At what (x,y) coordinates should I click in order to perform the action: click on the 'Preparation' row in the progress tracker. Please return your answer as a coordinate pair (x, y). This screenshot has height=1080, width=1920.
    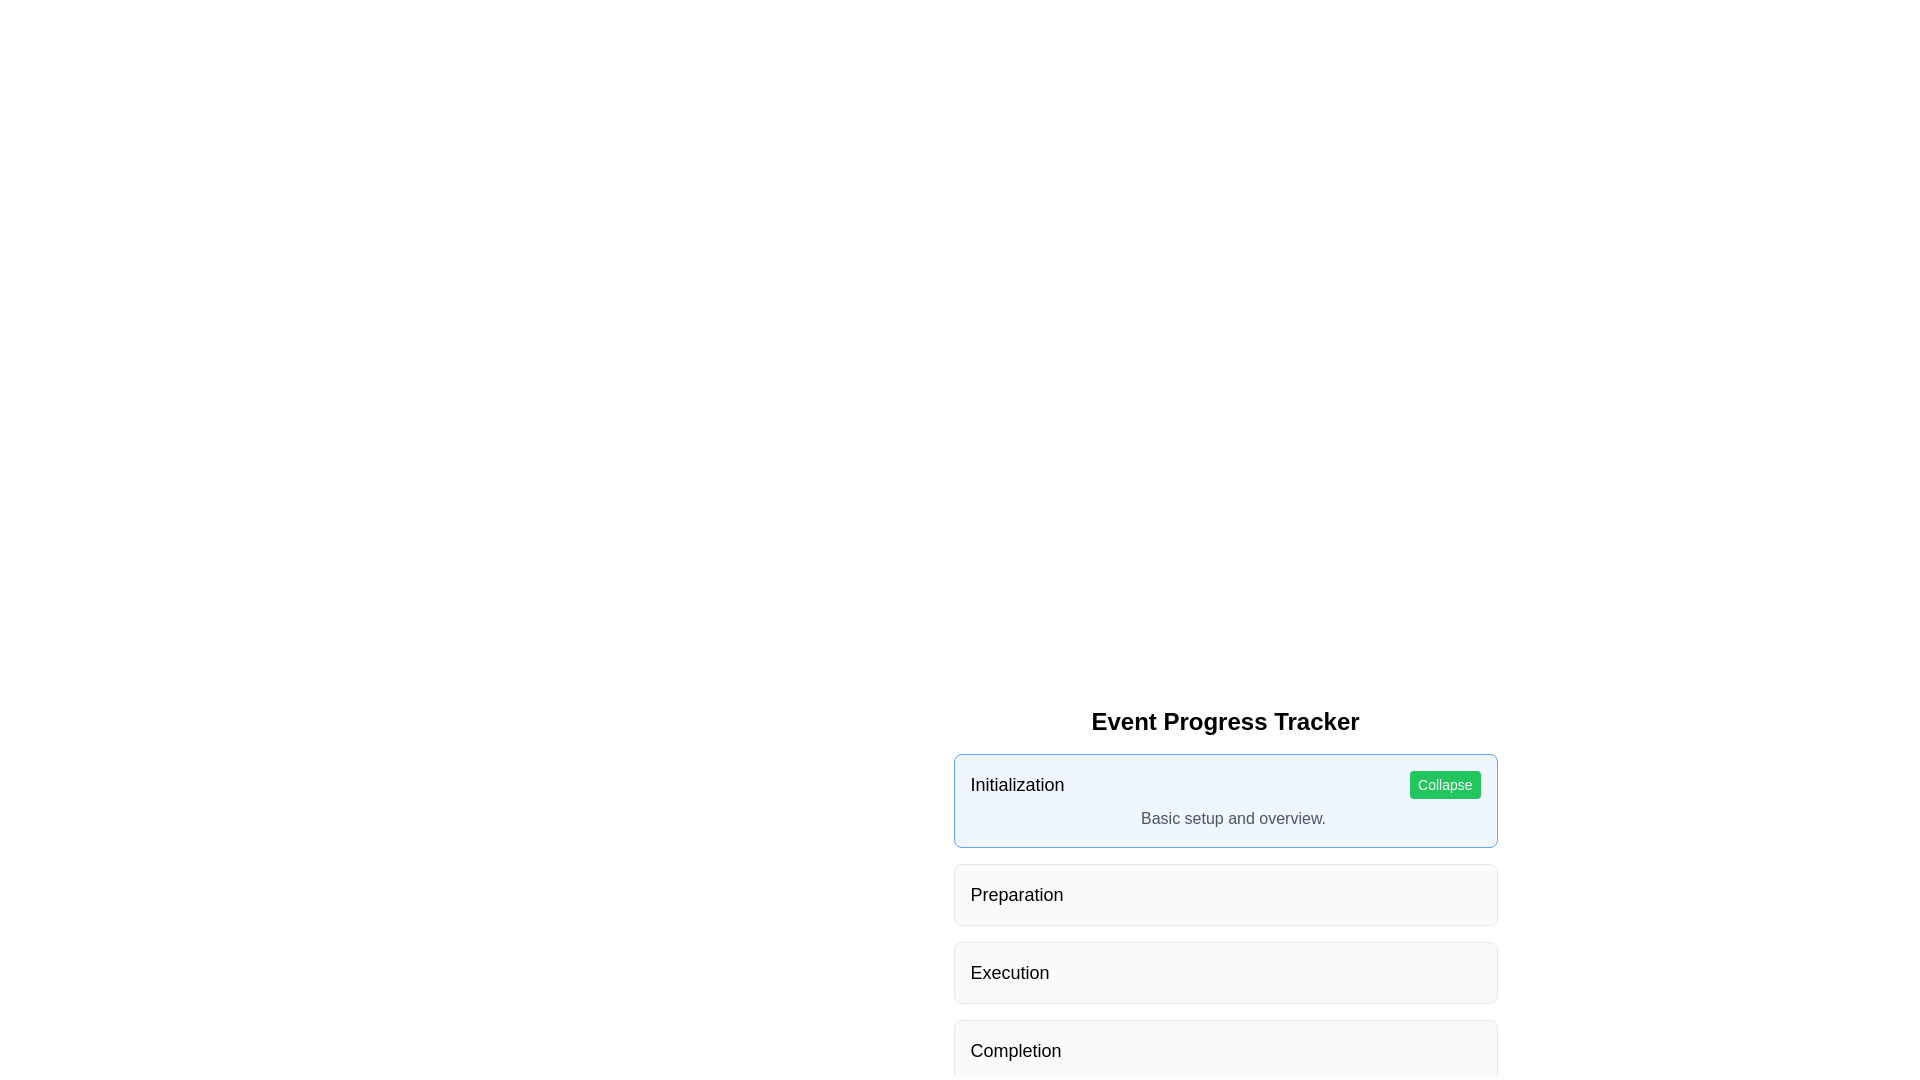
    Looking at the image, I should click on (1224, 870).